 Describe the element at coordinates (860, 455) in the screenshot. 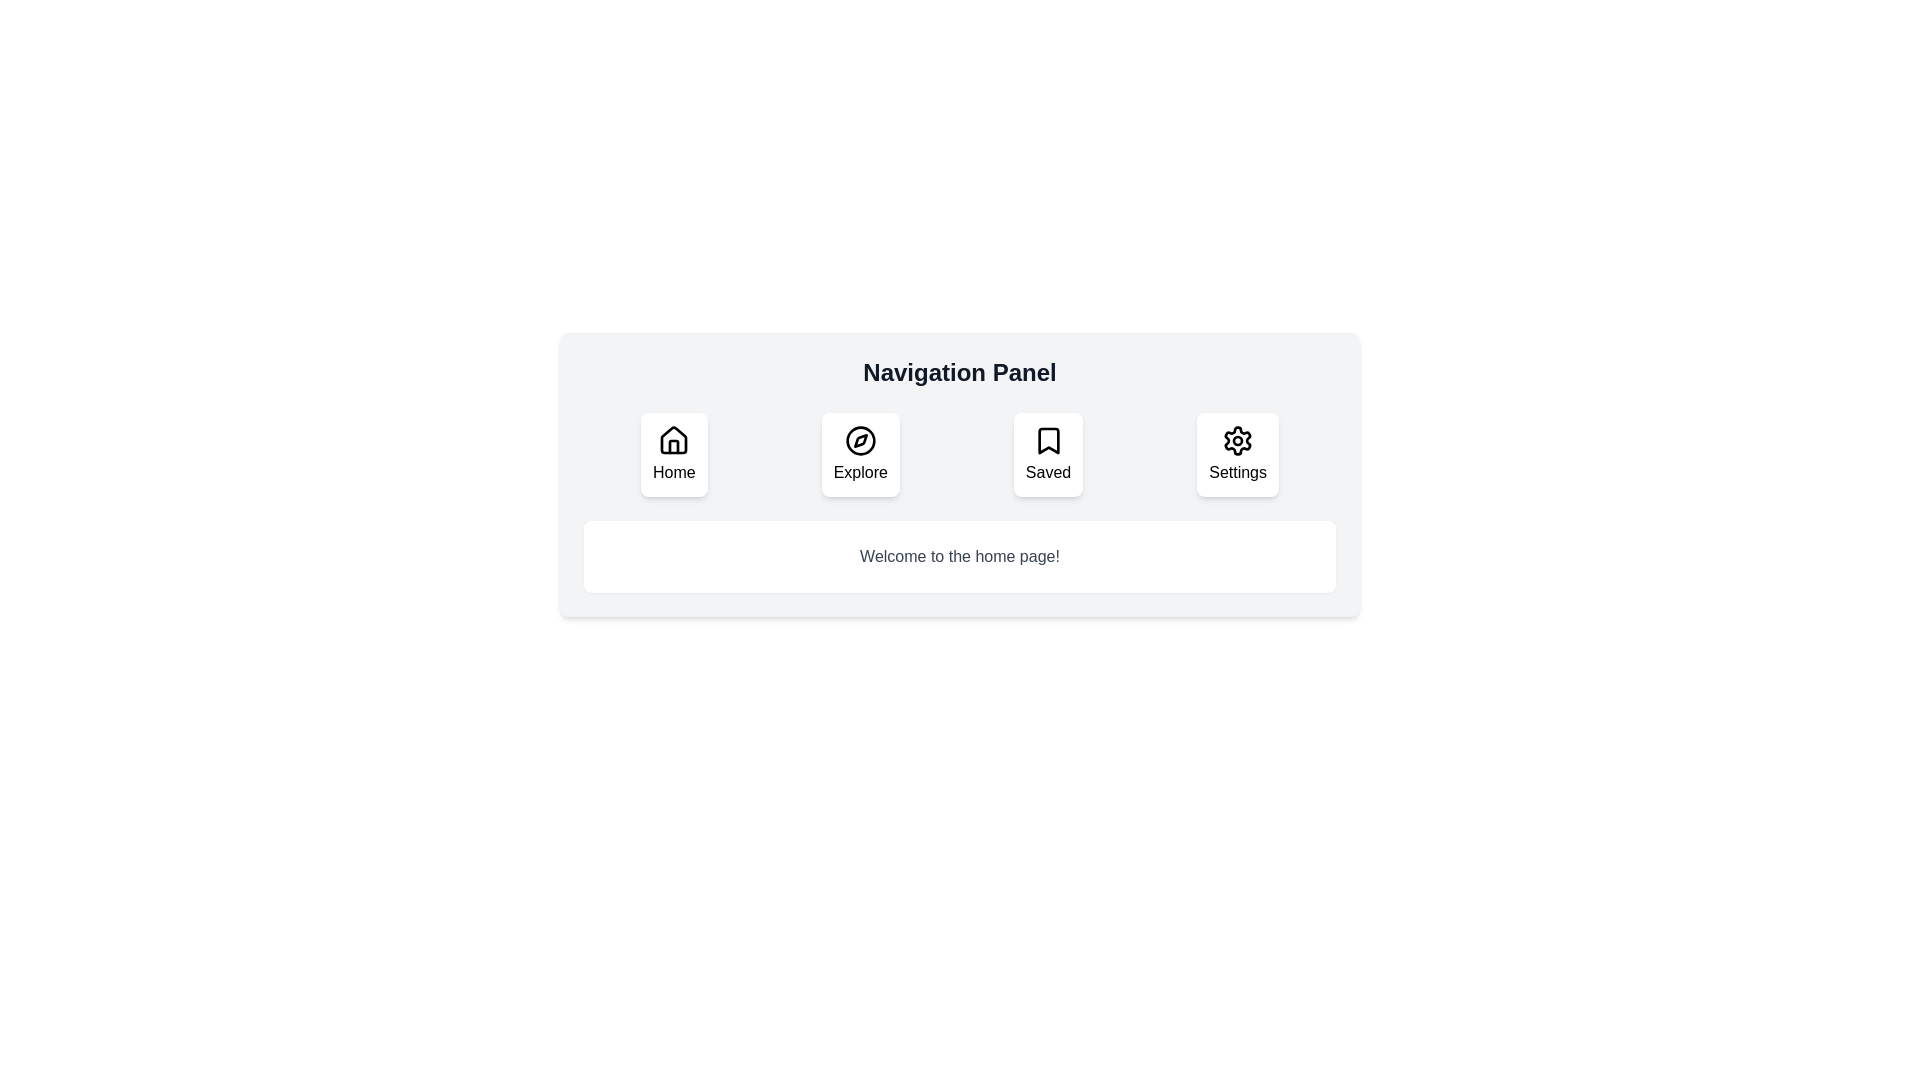

I see `the 'Explore' button located between the 'Home' and 'Saved' items in the navigation panel` at that location.